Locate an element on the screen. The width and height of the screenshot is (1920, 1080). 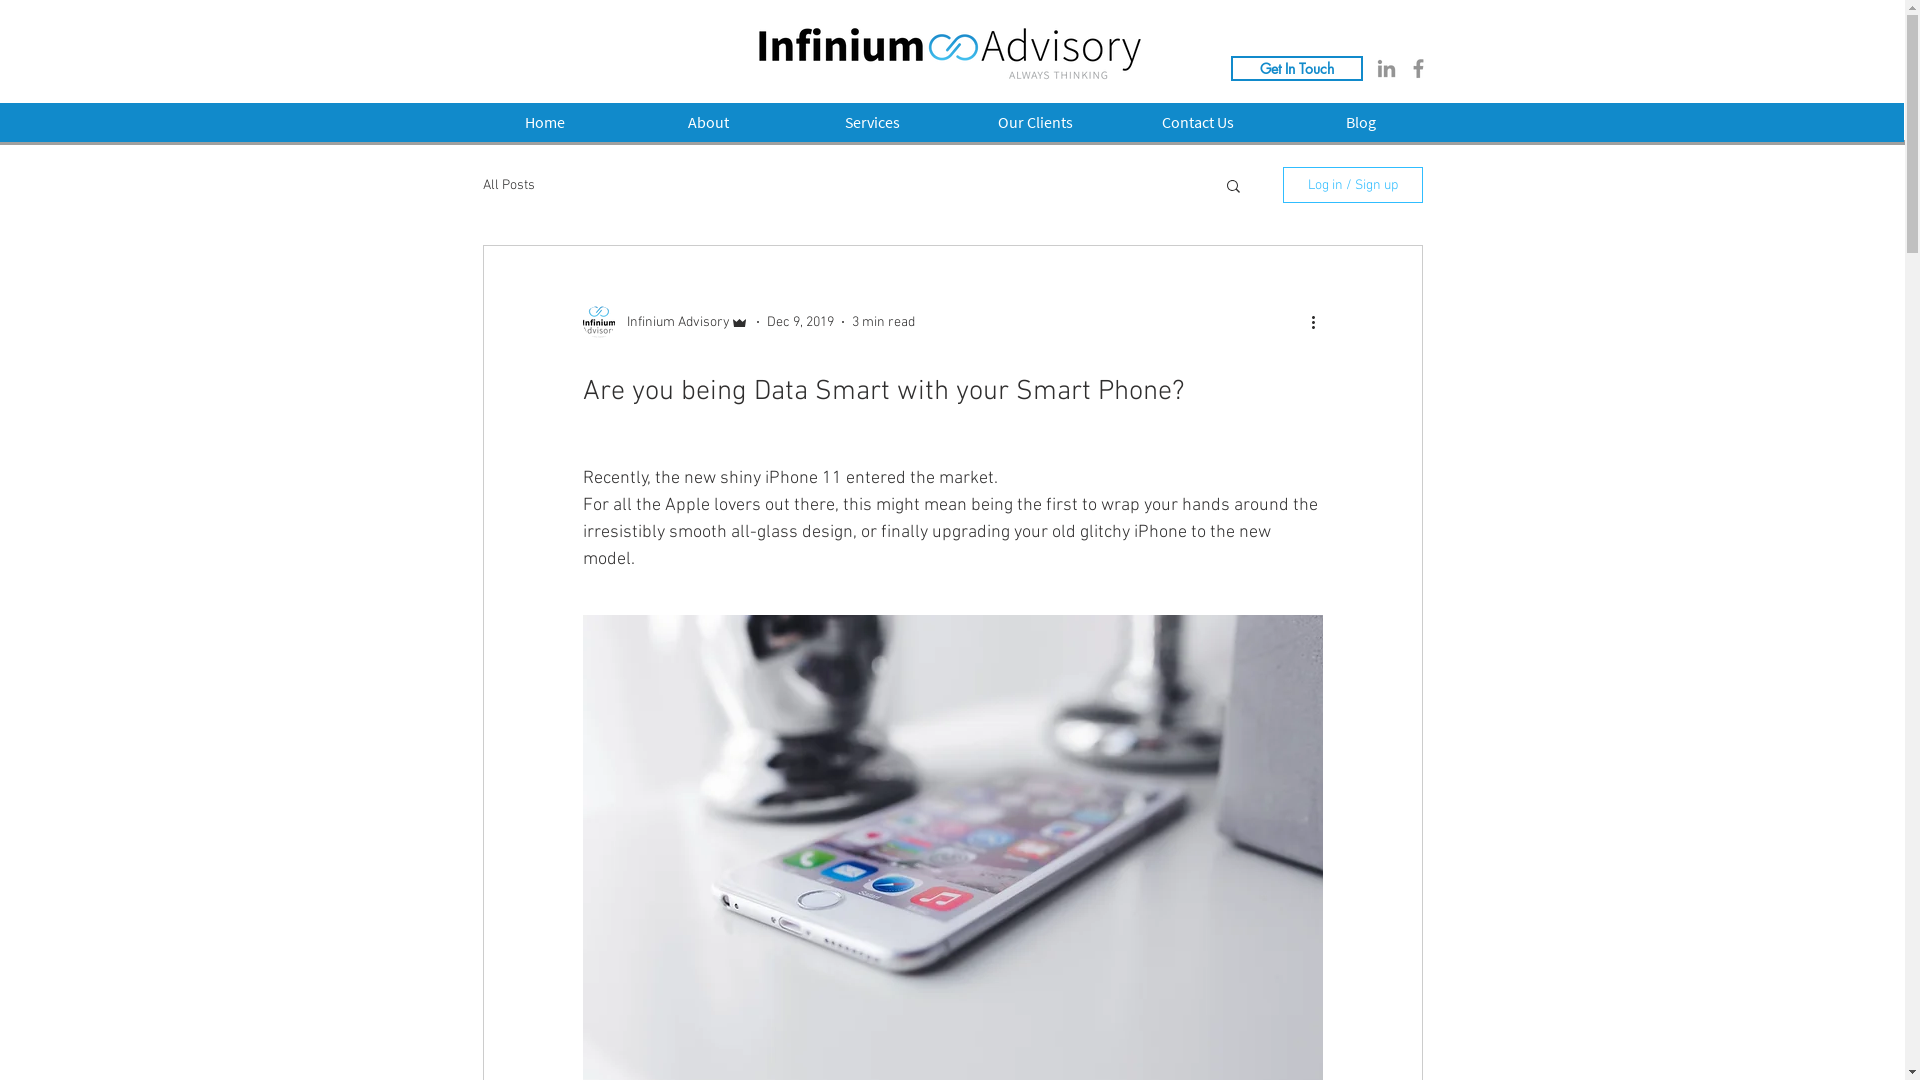
'All Posts' is located at coordinates (481, 184).